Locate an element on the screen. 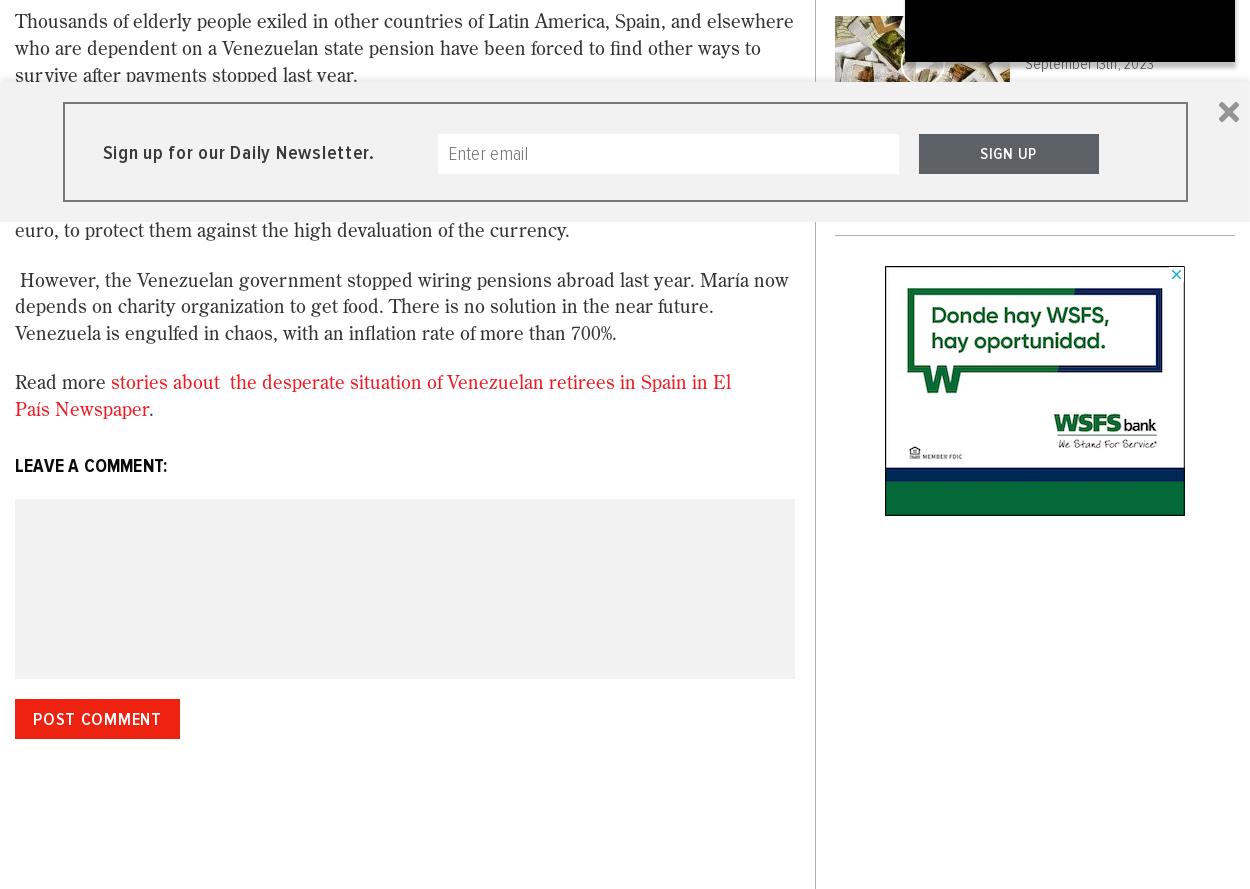 This screenshot has width=1250, height=889. 'Thousands of elderly people exiled in other countries of Latin America, Spain, and elsewhere who are dependent on a Venezuelan state pension have been forced to find other ways to survive after payments stopped last year.' is located at coordinates (404, 48).